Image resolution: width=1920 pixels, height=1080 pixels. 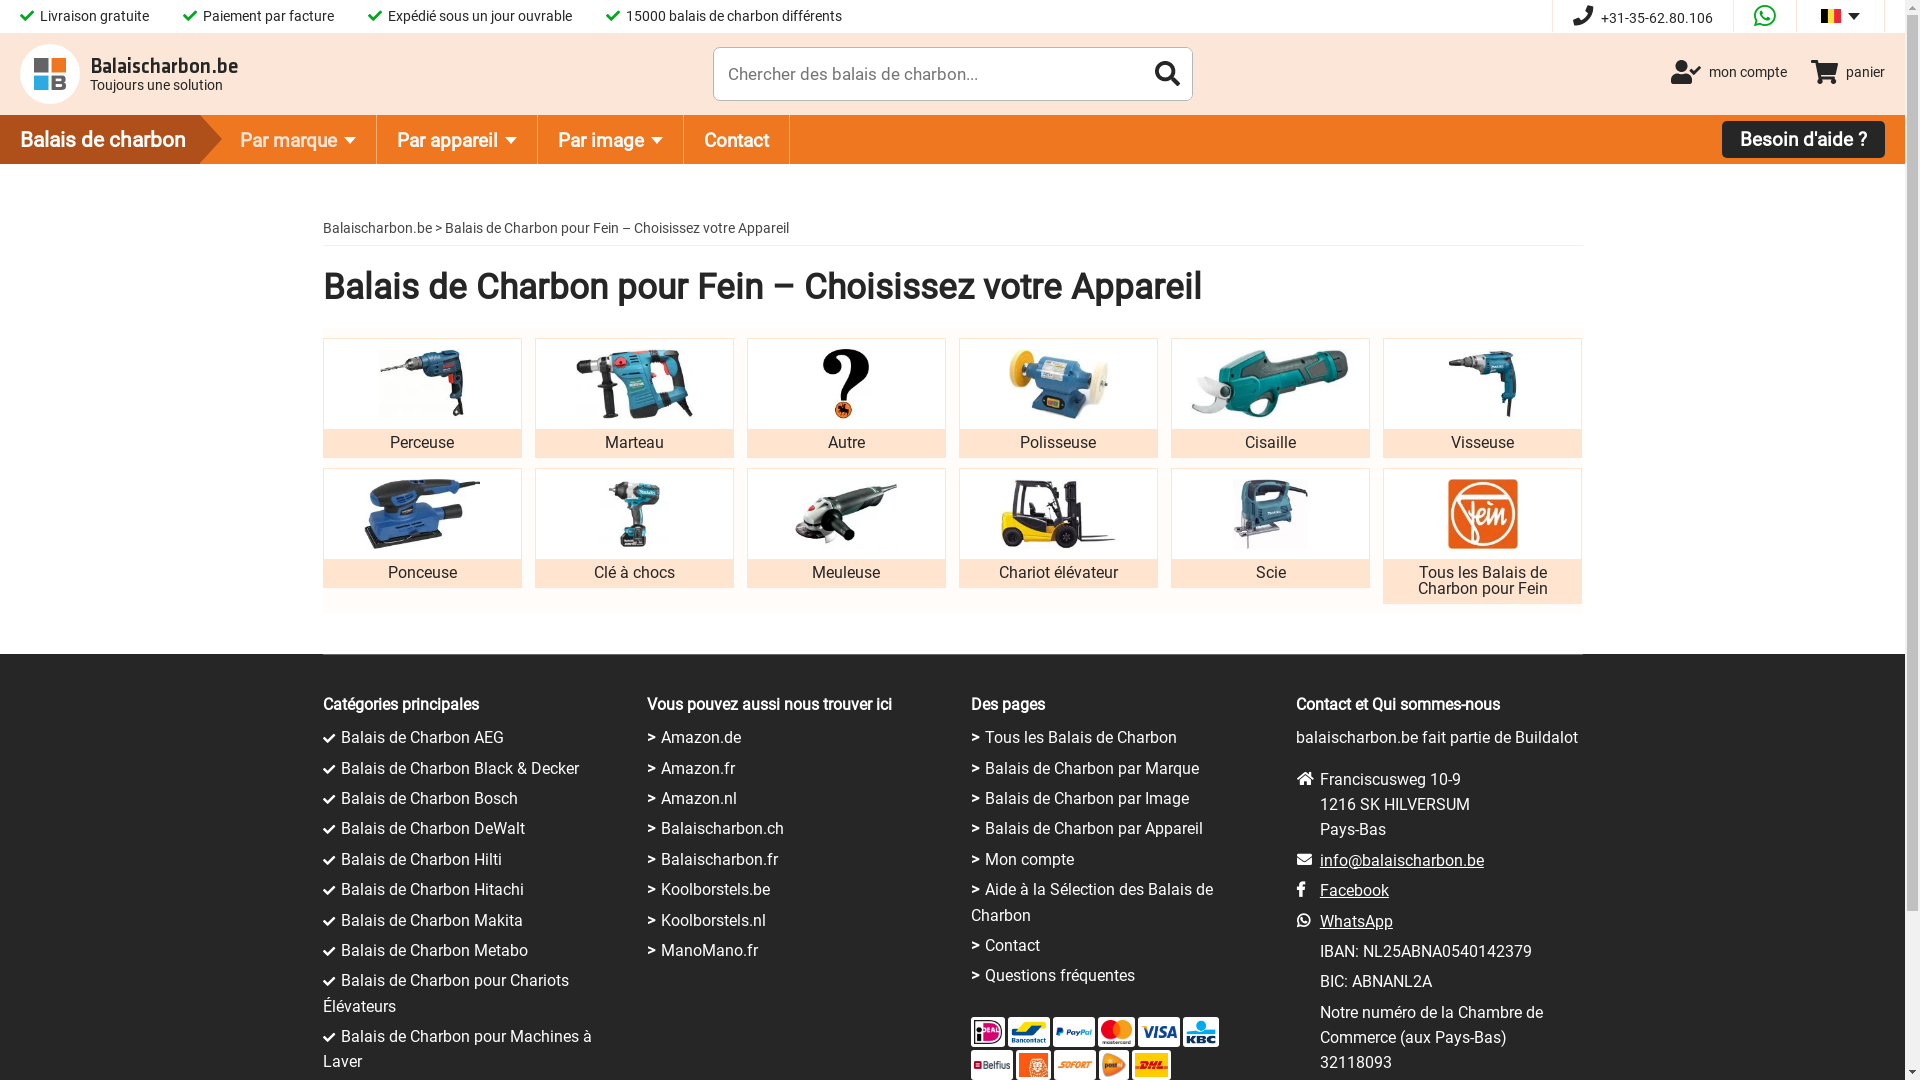 What do you see at coordinates (1093, 828) in the screenshot?
I see `'Balais de Charbon par Appareil'` at bounding box center [1093, 828].